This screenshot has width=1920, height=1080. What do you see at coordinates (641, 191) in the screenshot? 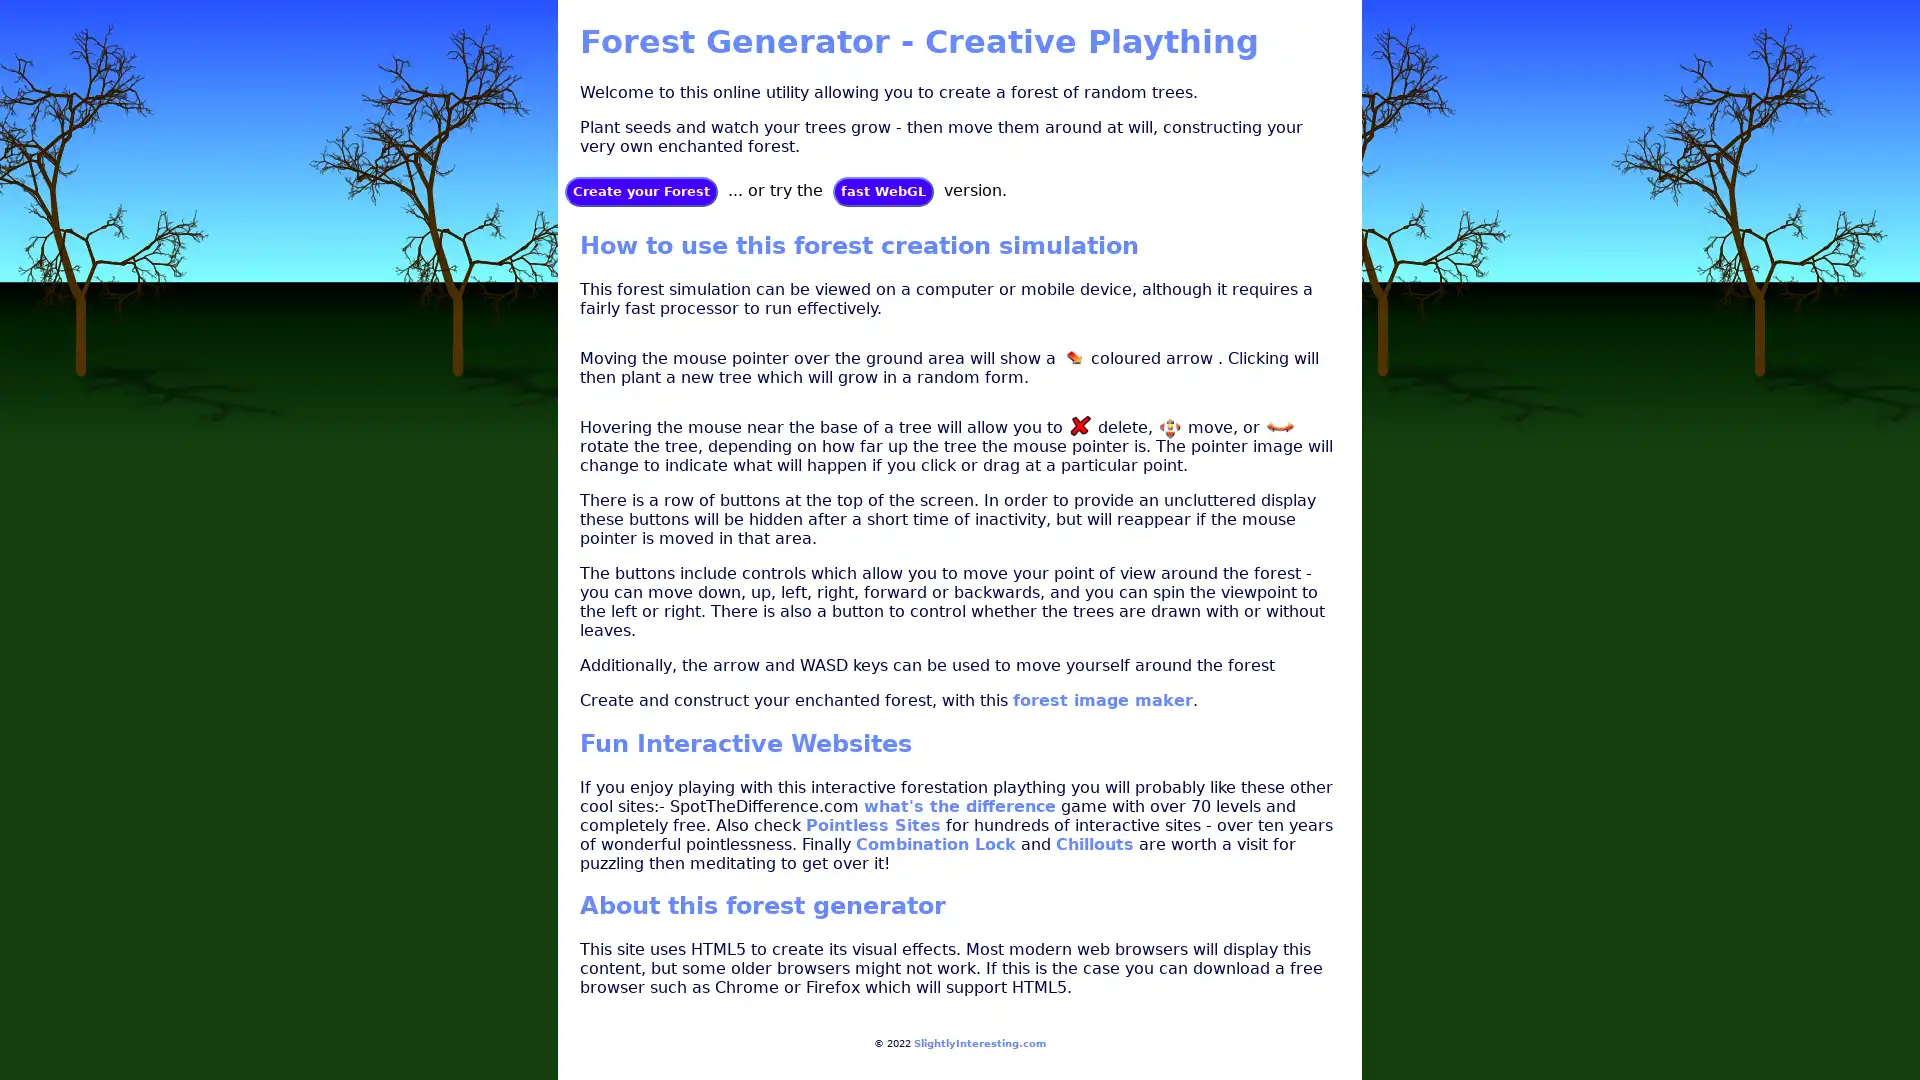
I see `Create your Forest` at bounding box center [641, 191].